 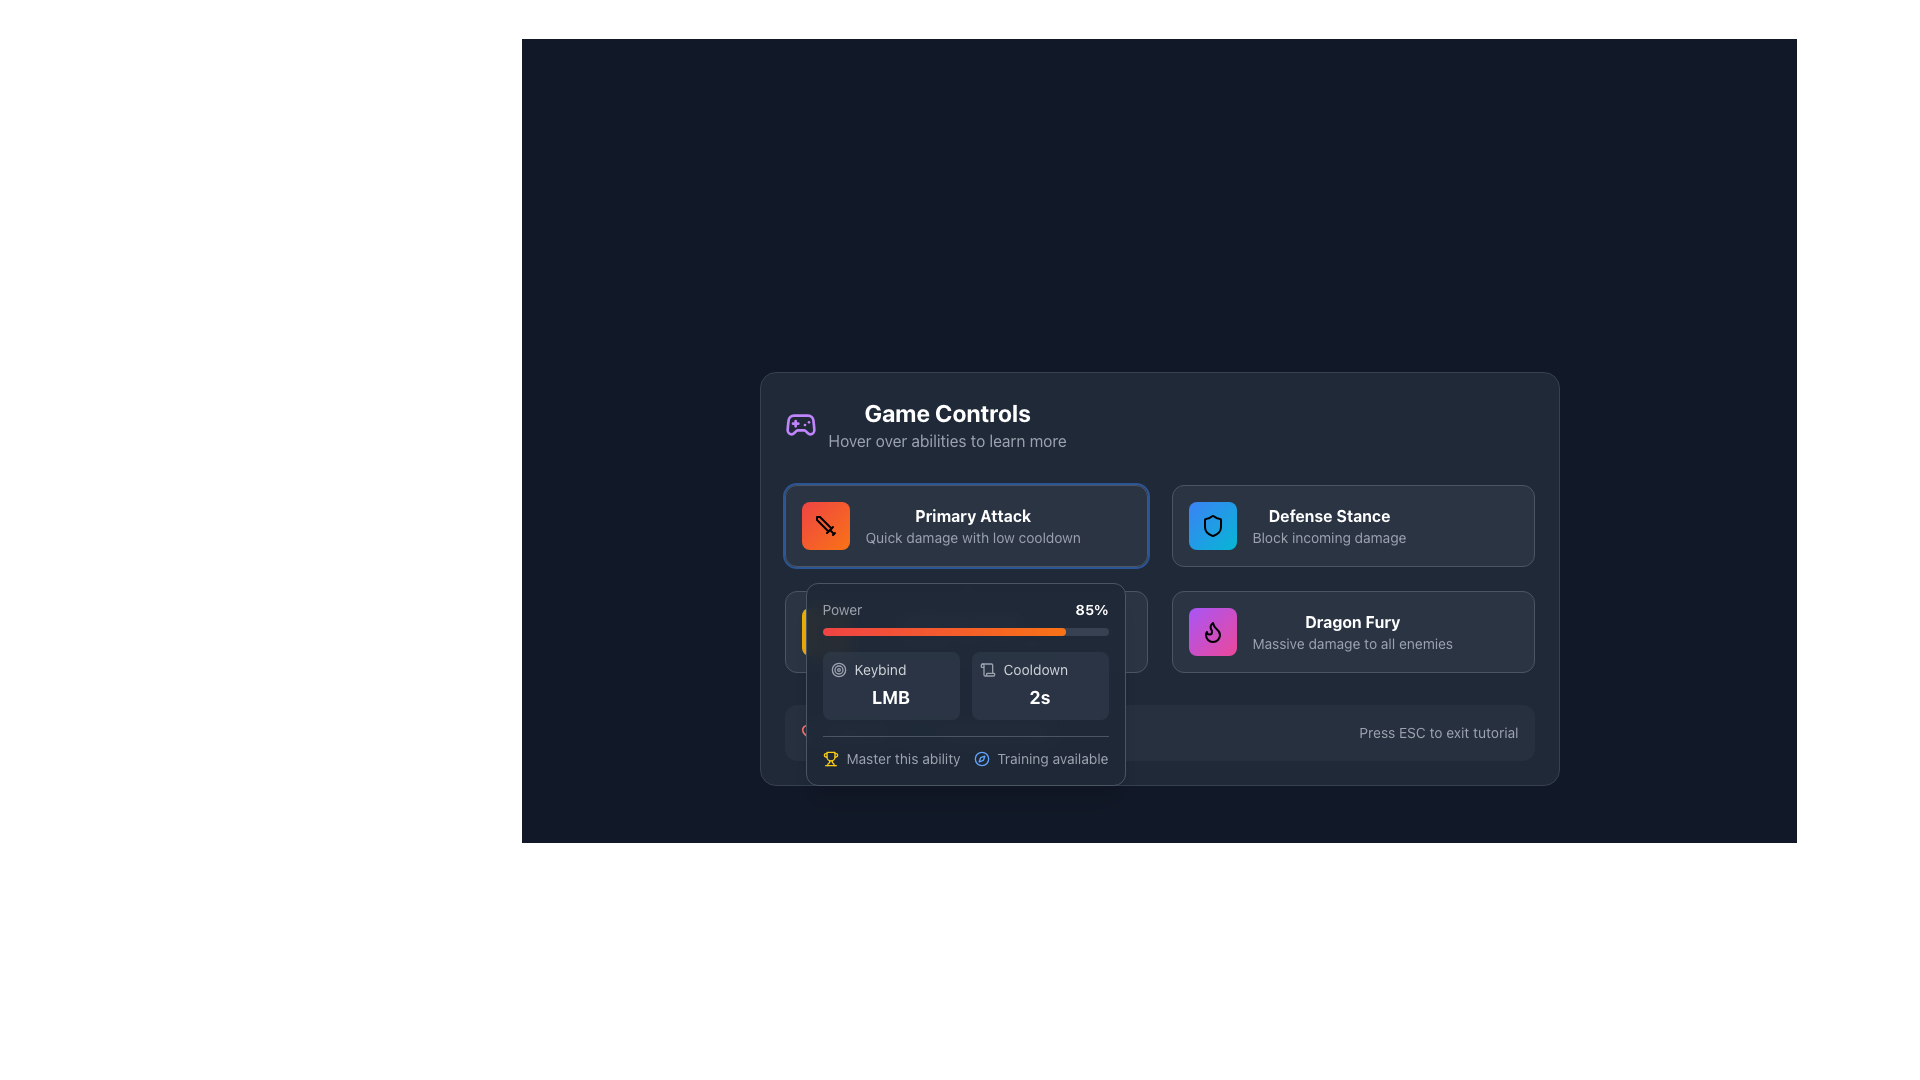 What do you see at coordinates (965, 752) in the screenshot?
I see `text from the informational banner or label located at the bottom of the card, which includes 'Master this ability' and 'Training available'` at bounding box center [965, 752].